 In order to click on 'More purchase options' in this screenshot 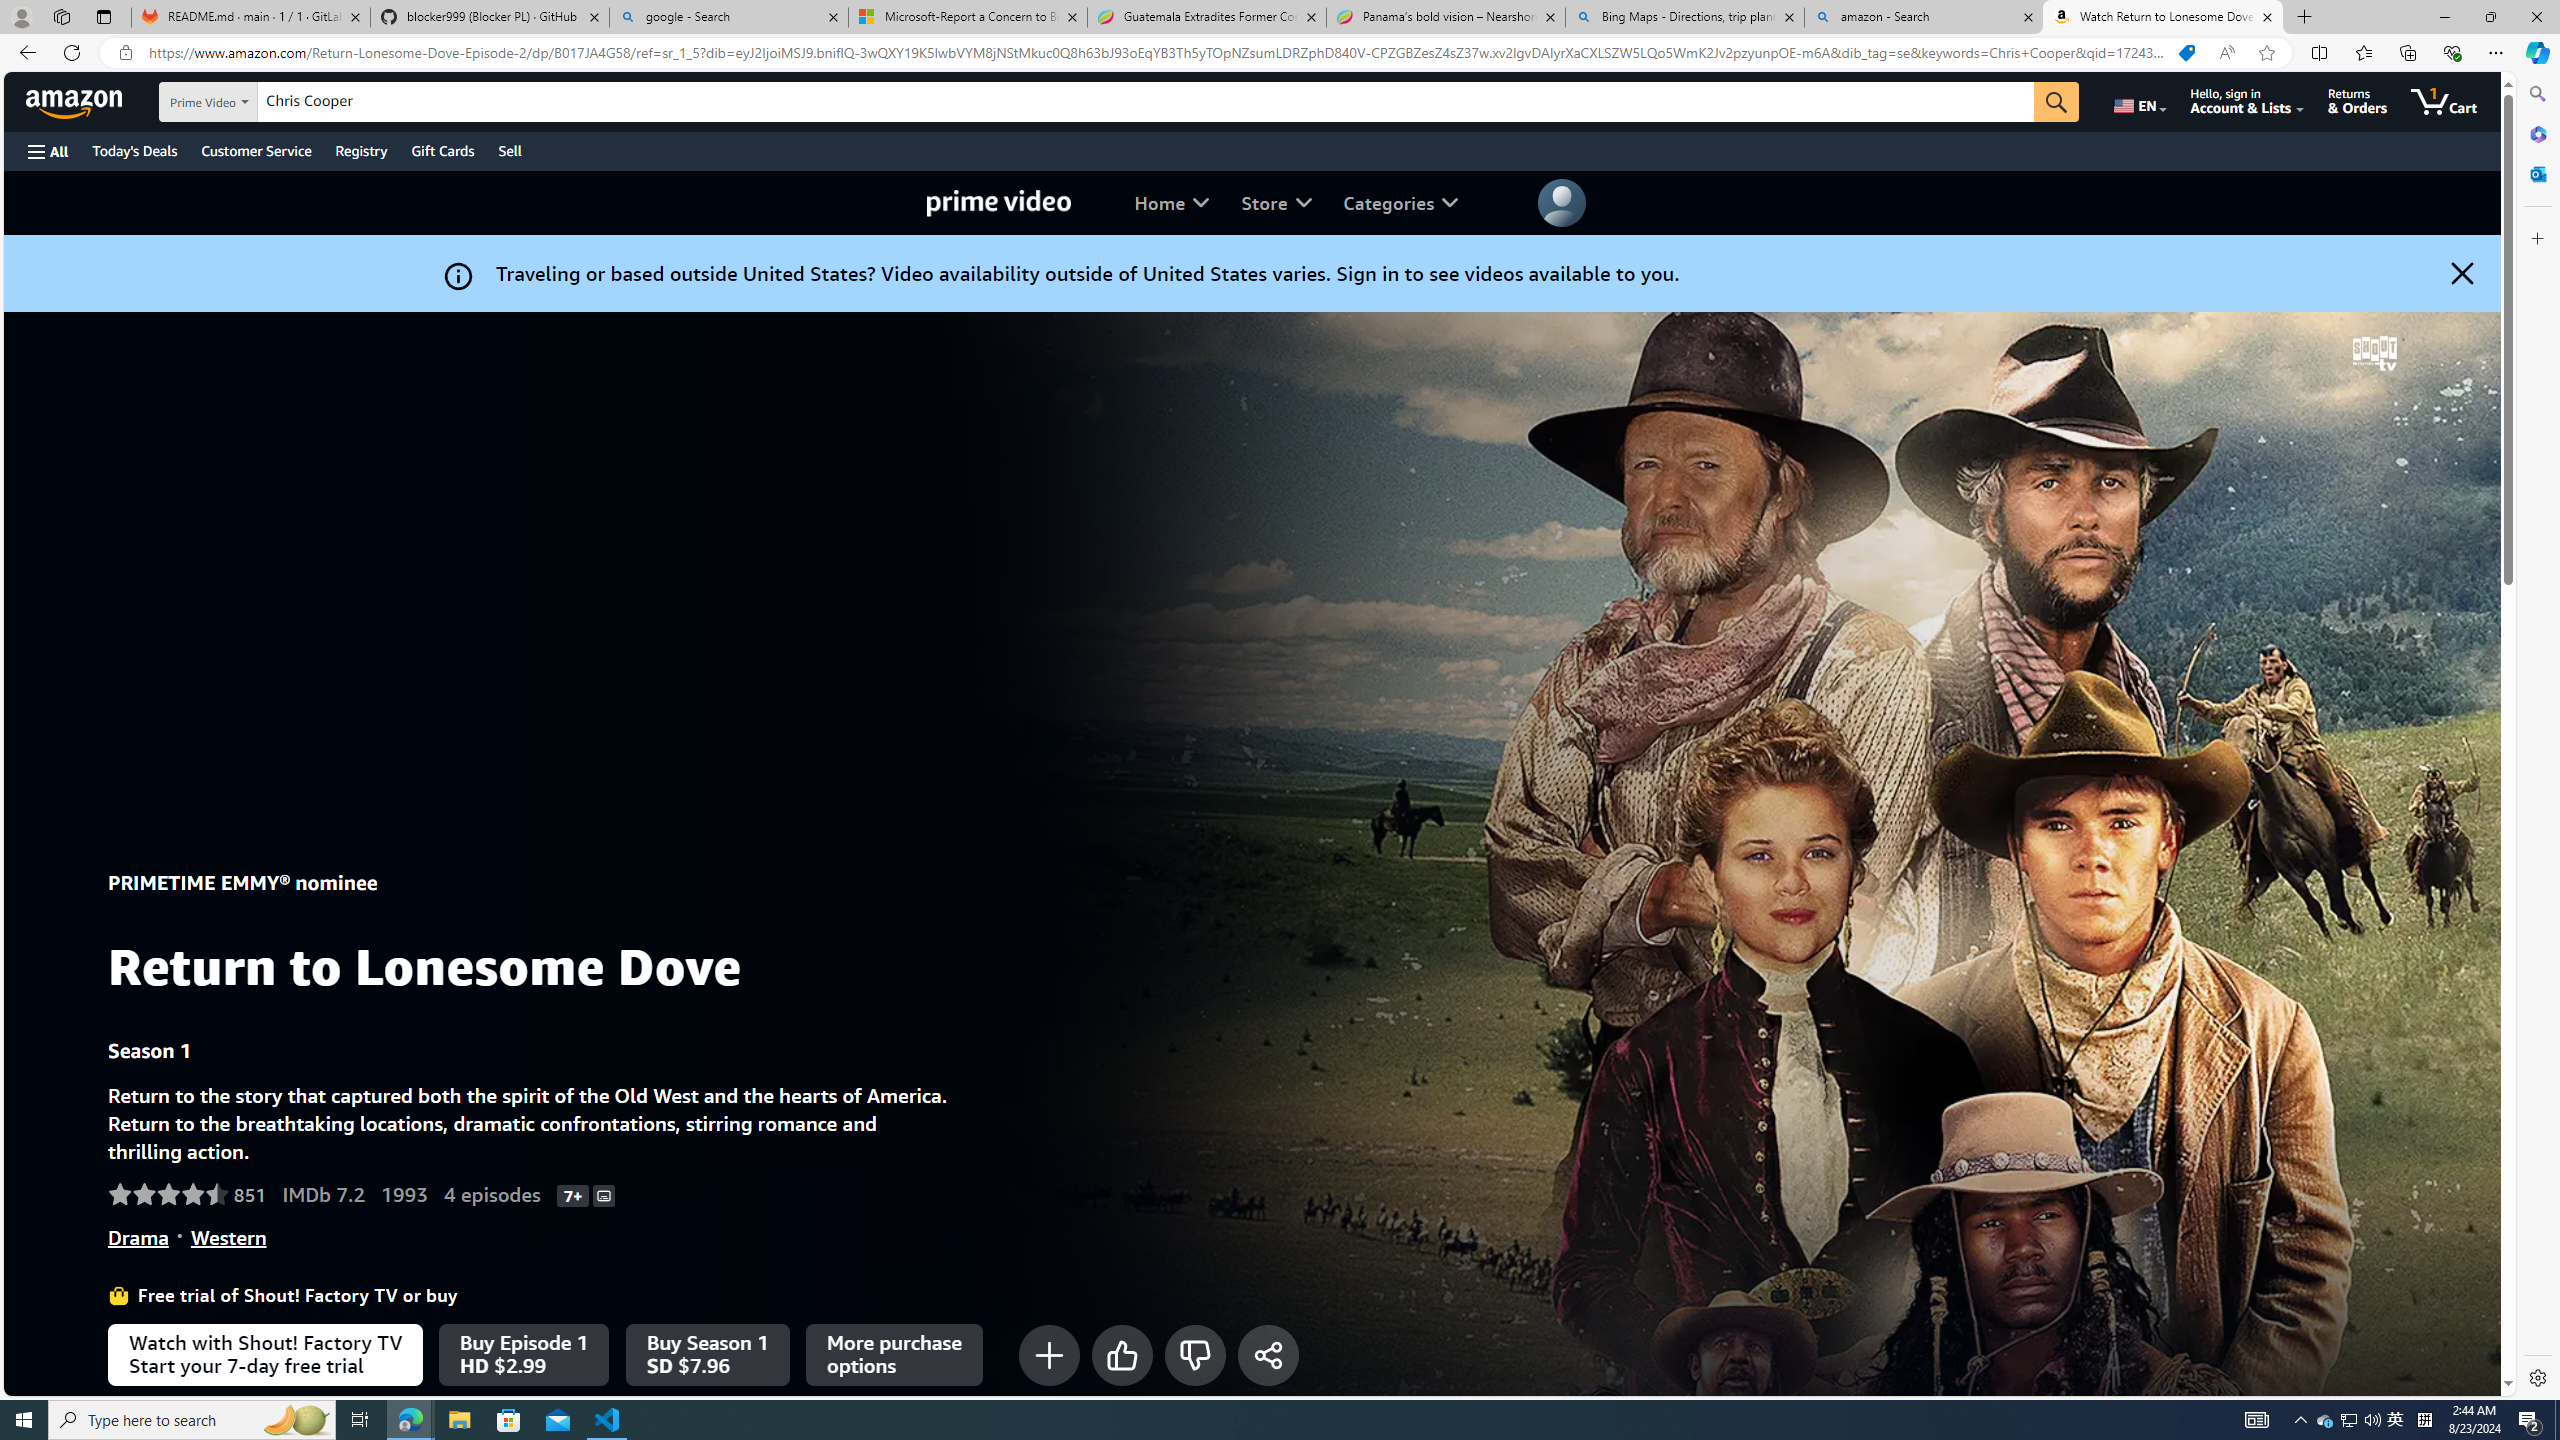, I will do `click(892, 1353)`.